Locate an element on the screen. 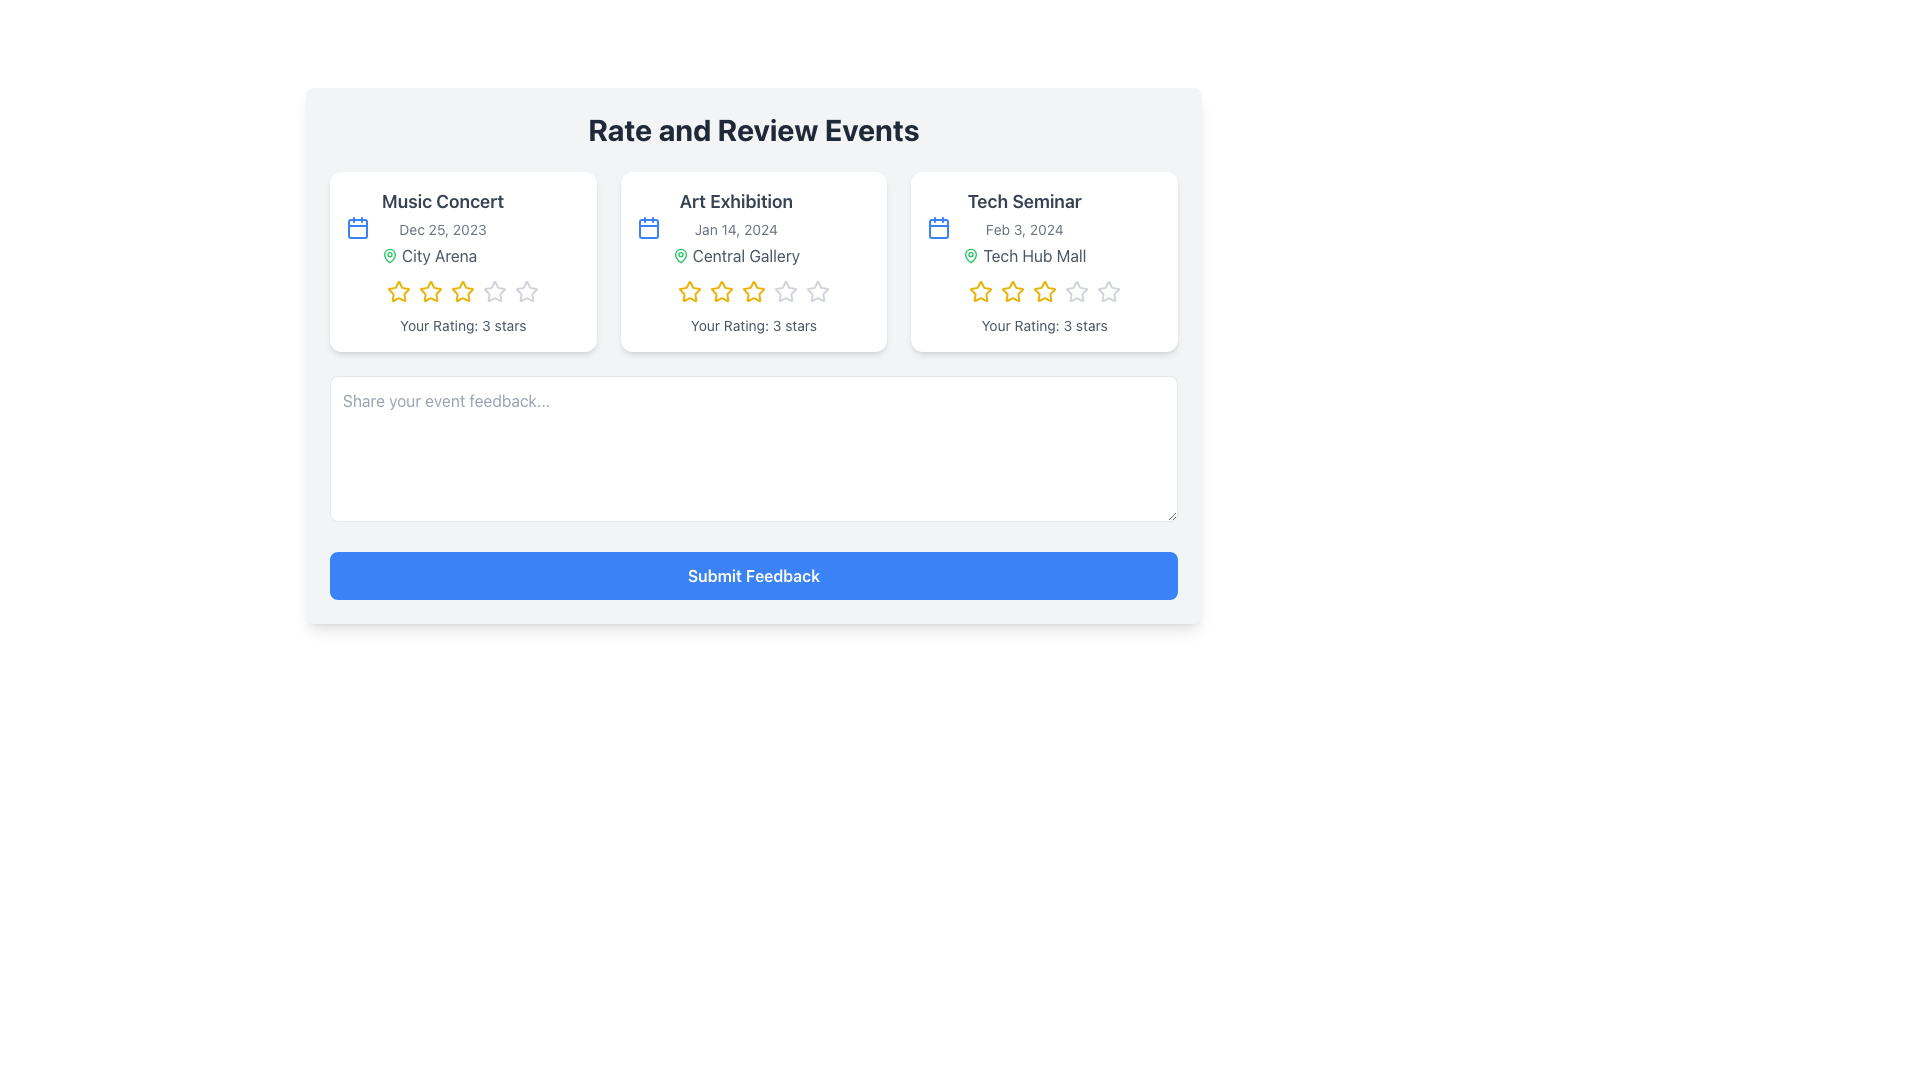 The width and height of the screenshot is (1920, 1080). the fourth star from the left in the row of five stars under the 'Music Concert' section is located at coordinates (495, 292).